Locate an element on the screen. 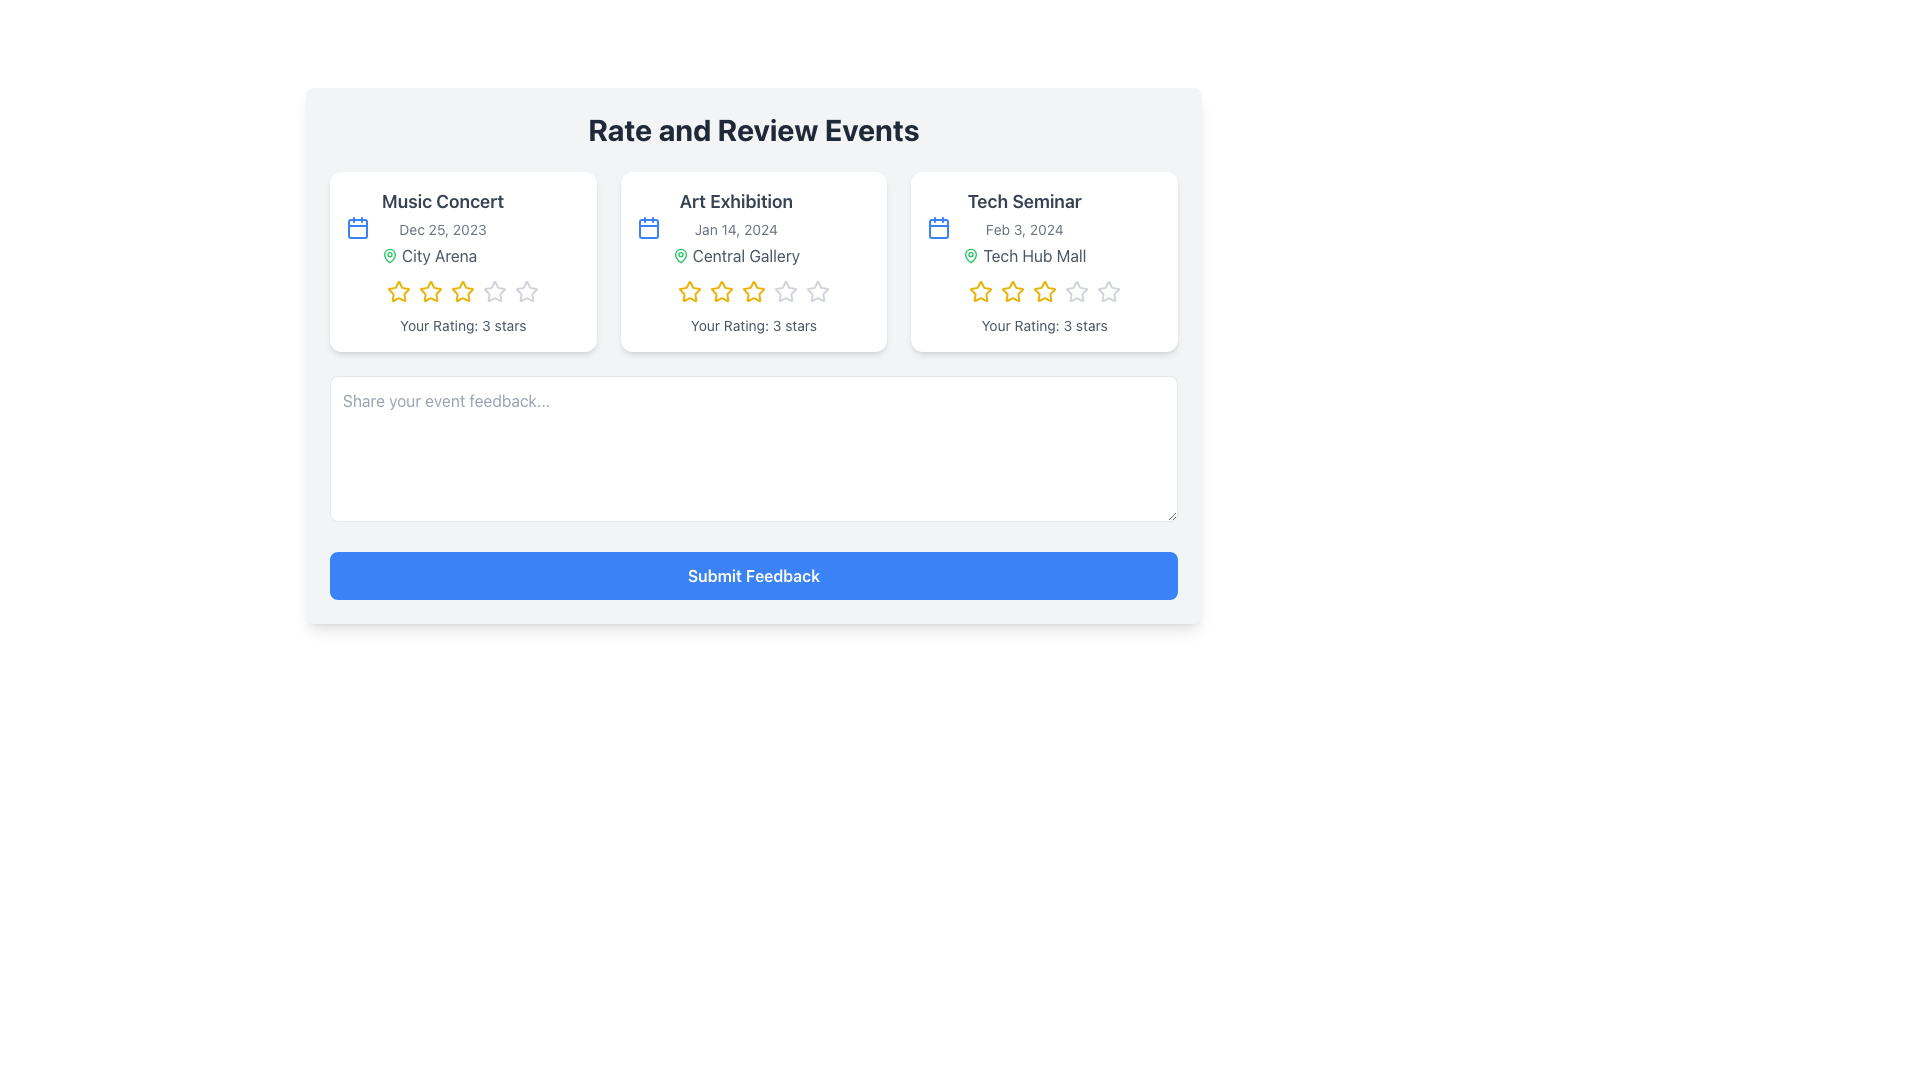 The width and height of the screenshot is (1920, 1080). the fourth star from the left in the row of five stars under the 'Music Concert' section is located at coordinates (495, 292).